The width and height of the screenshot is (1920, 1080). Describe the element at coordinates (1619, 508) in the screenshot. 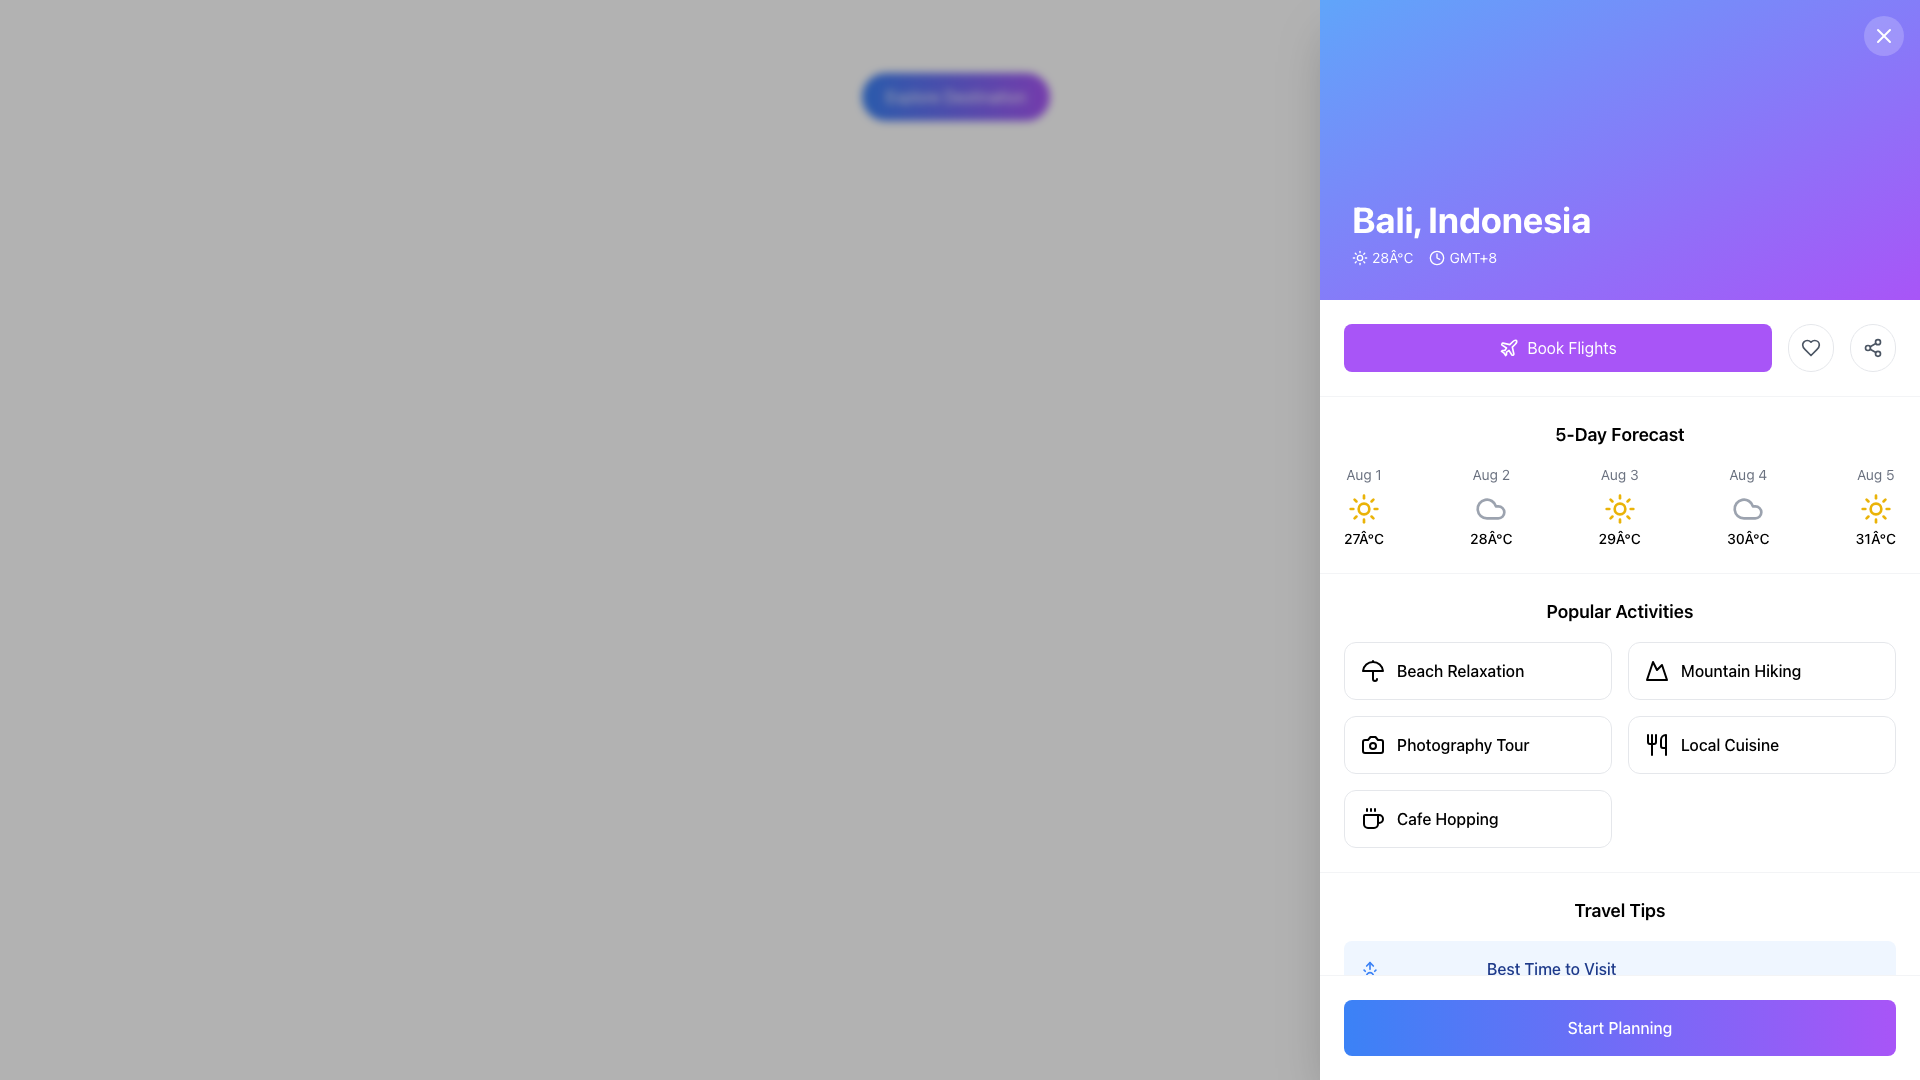

I see `the sun icon representing sunny weather for Aug 3 in the five-day weather forecast section` at that location.